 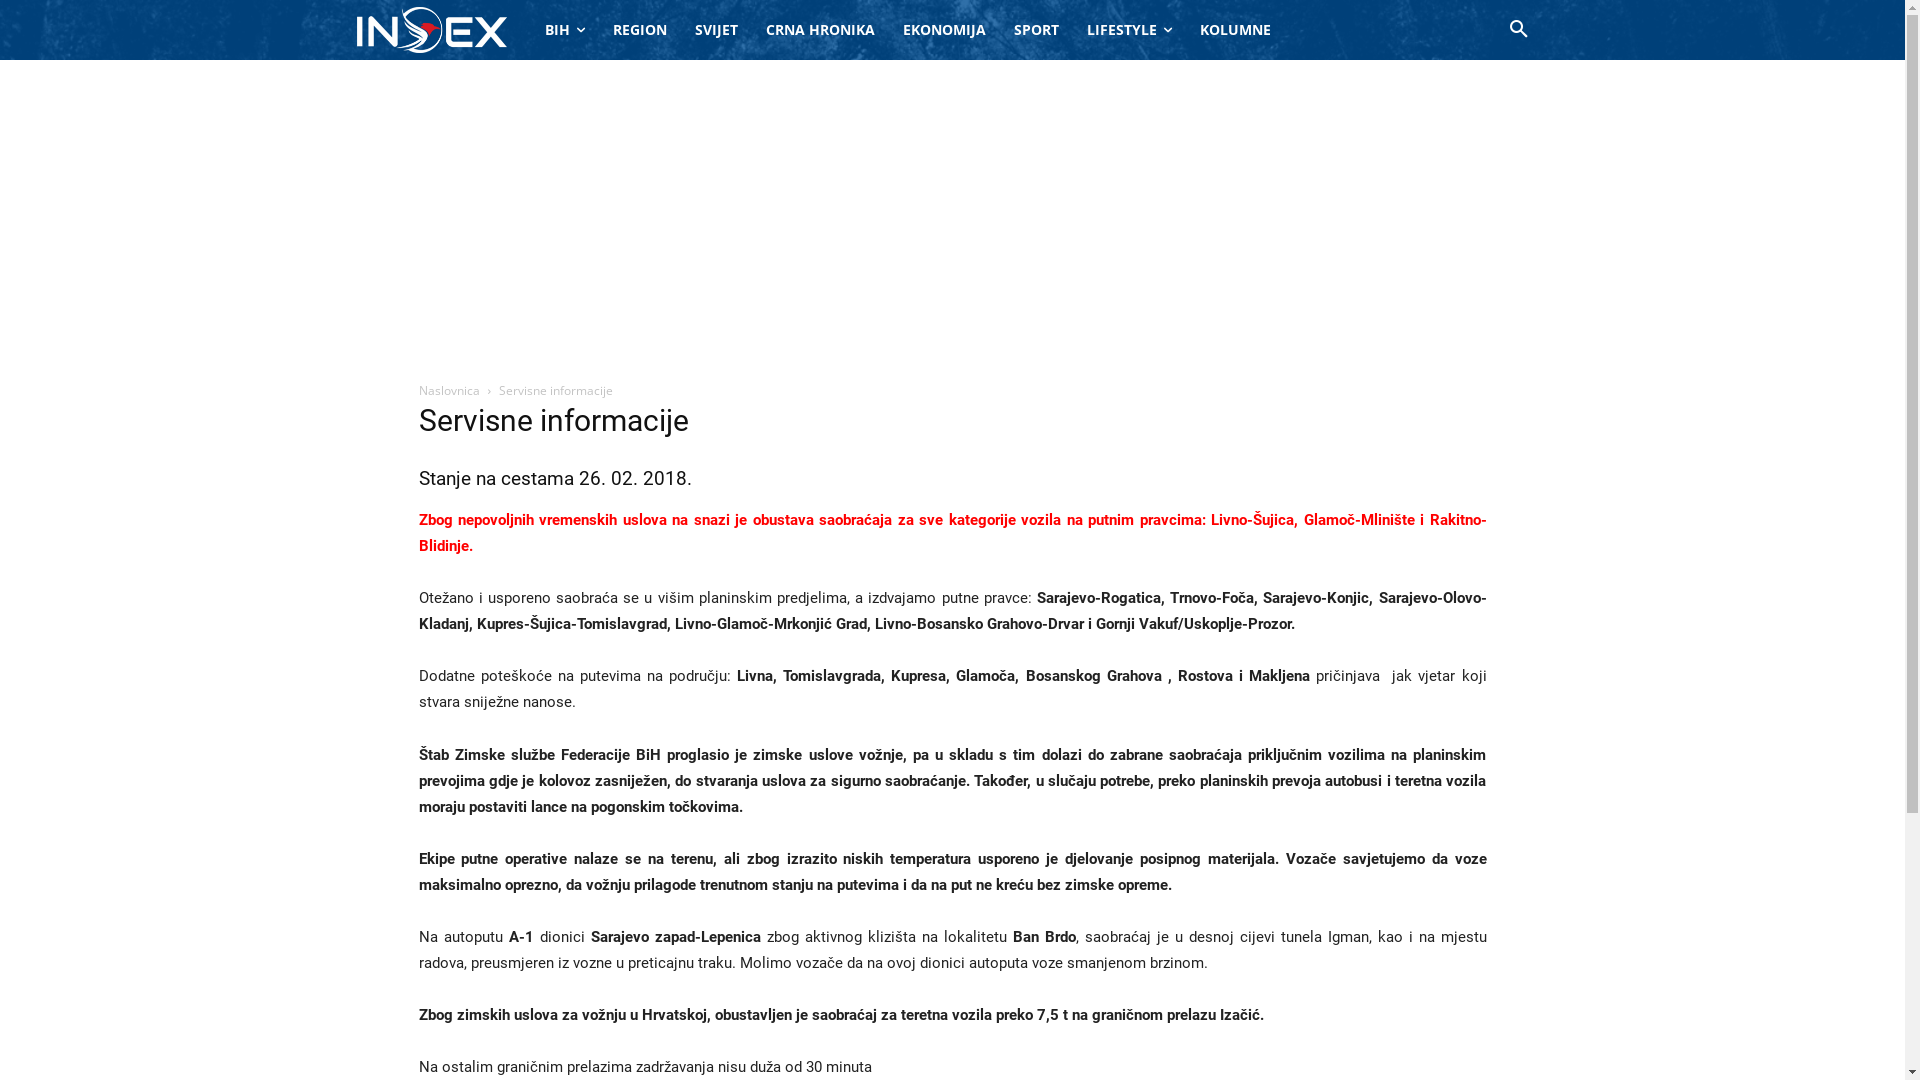 What do you see at coordinates (637, 30) in the screenshot?
I see `'REGION'` at bounding box center [637, 30].